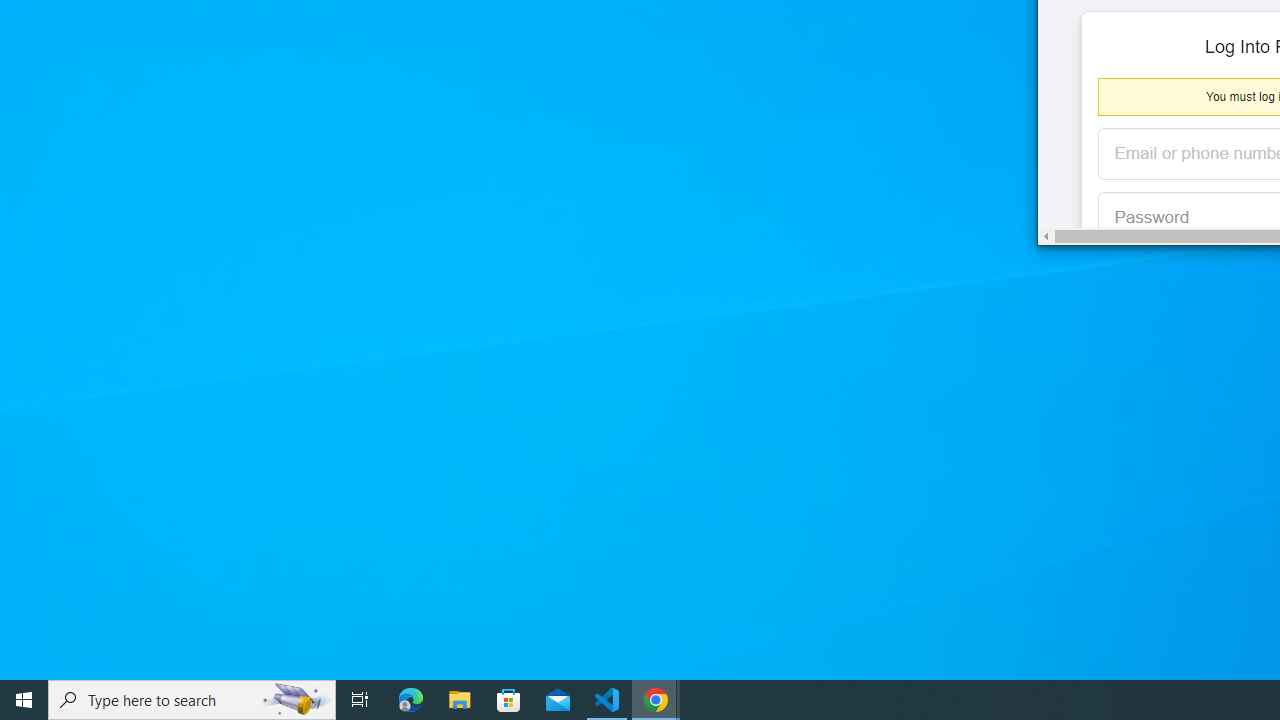  I want to click on 'Task View', so click(359, 698).